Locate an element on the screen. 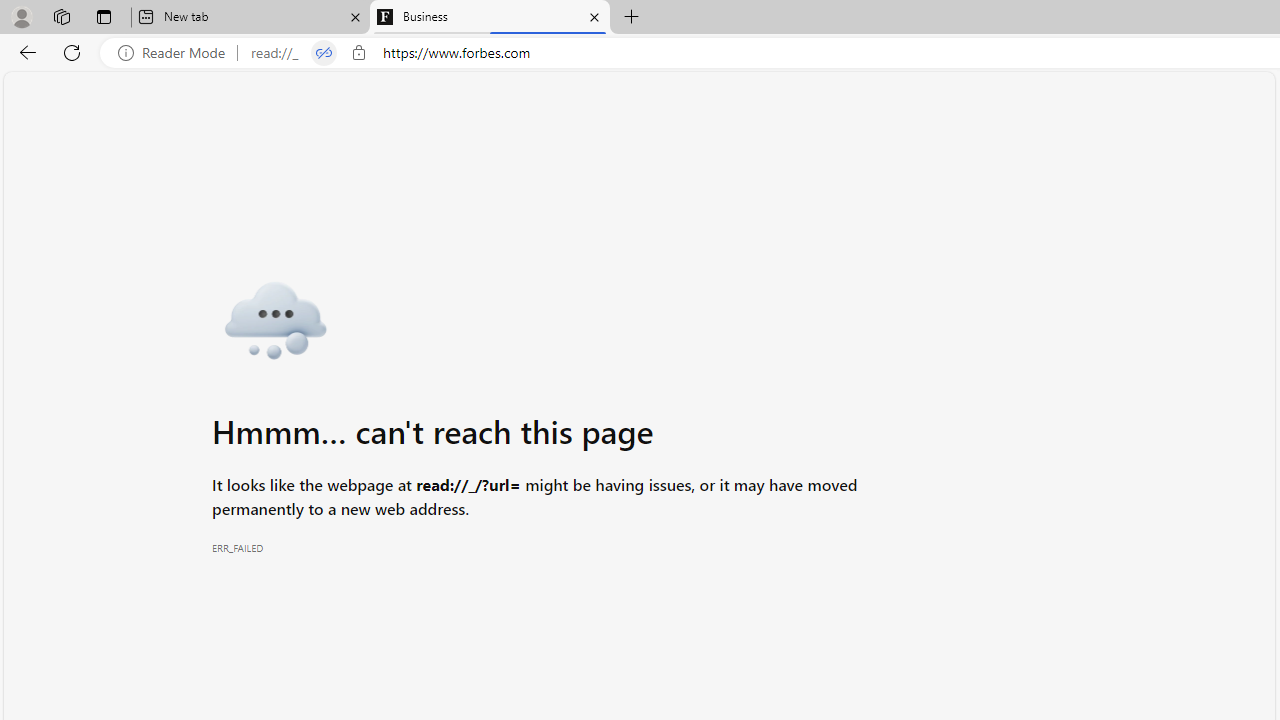 The width and height of the screenshot is (1280, 720). 'Business' is located at coordinates (490, 17).